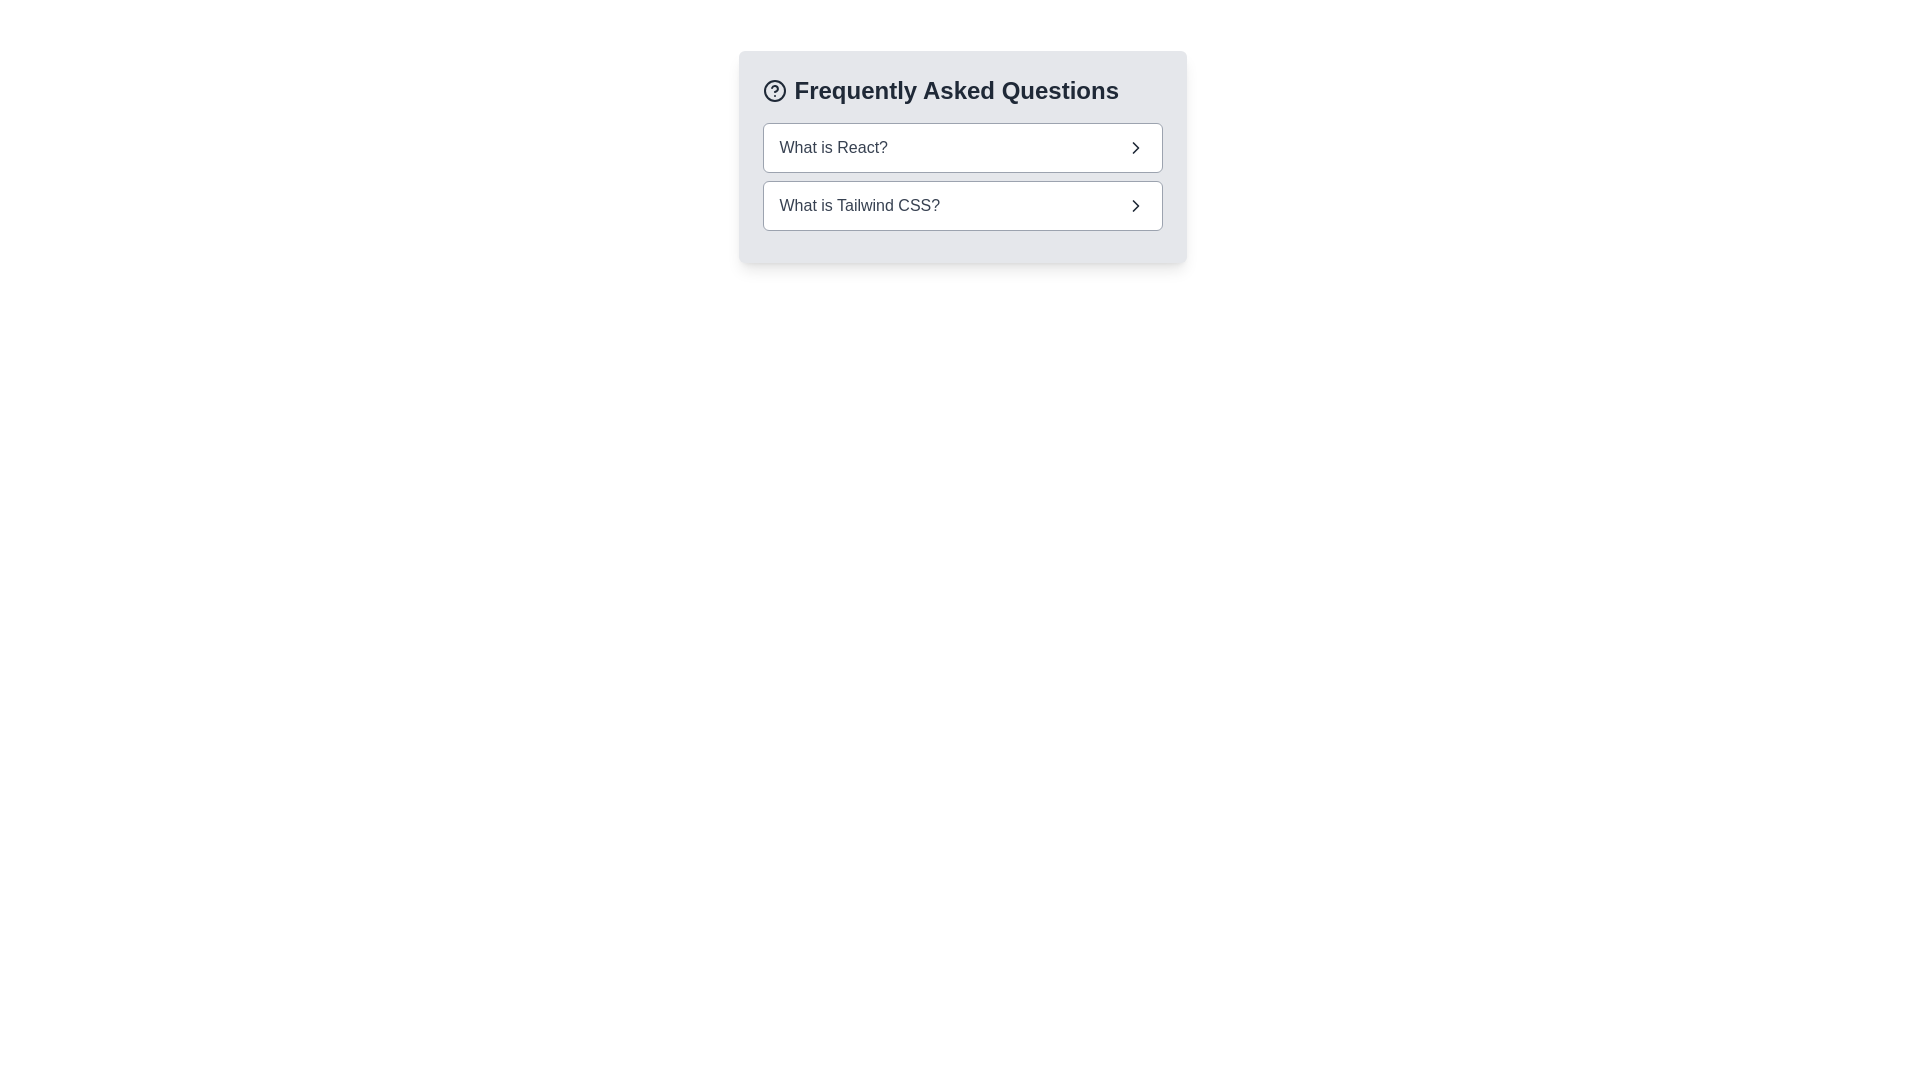  What do you see at coordinates (859, 205) in the screenshot?
I see `the text label displaying 'What is Tailwind CSS?'` at bounding box center [859, 205].